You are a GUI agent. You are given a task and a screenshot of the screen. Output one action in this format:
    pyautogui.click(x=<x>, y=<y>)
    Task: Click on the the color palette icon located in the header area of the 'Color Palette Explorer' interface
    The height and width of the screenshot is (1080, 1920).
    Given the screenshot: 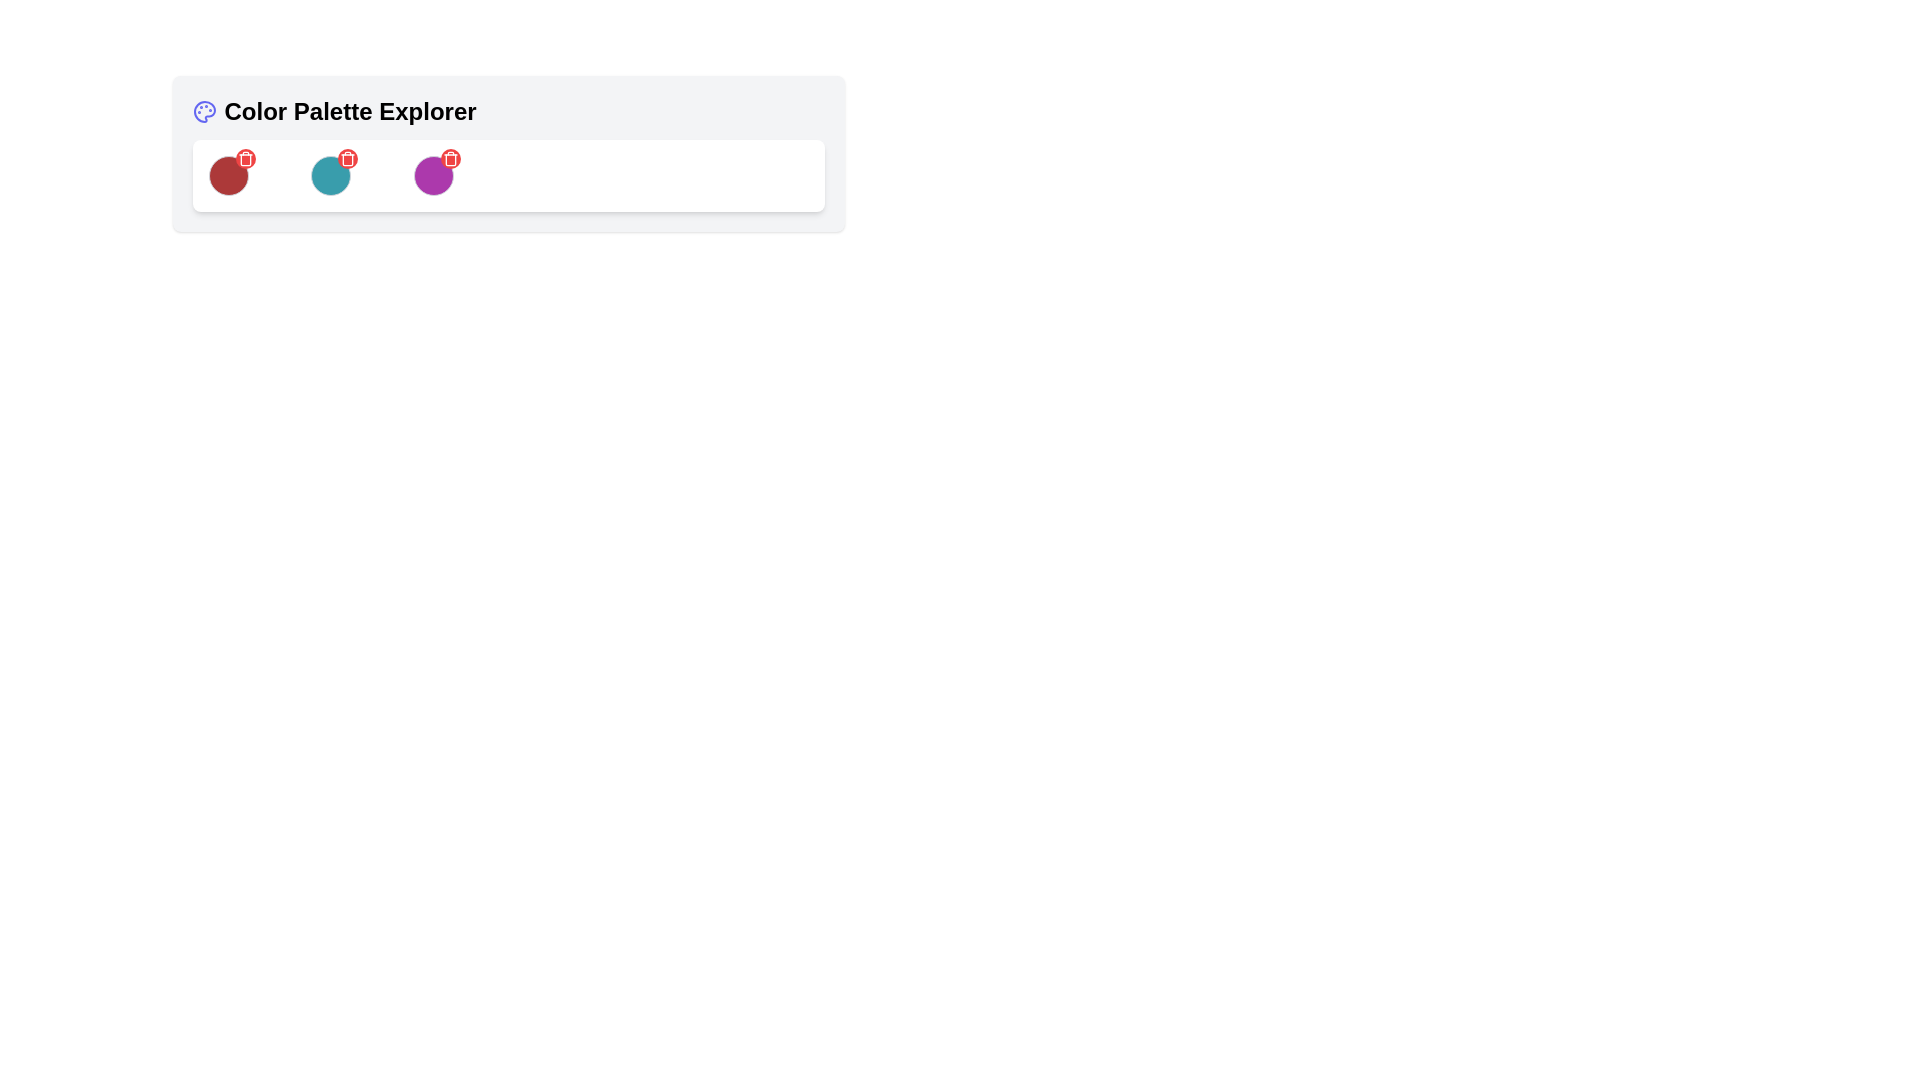 What is the action you would take?
    pyautogui.click(x=203, y=111)
    